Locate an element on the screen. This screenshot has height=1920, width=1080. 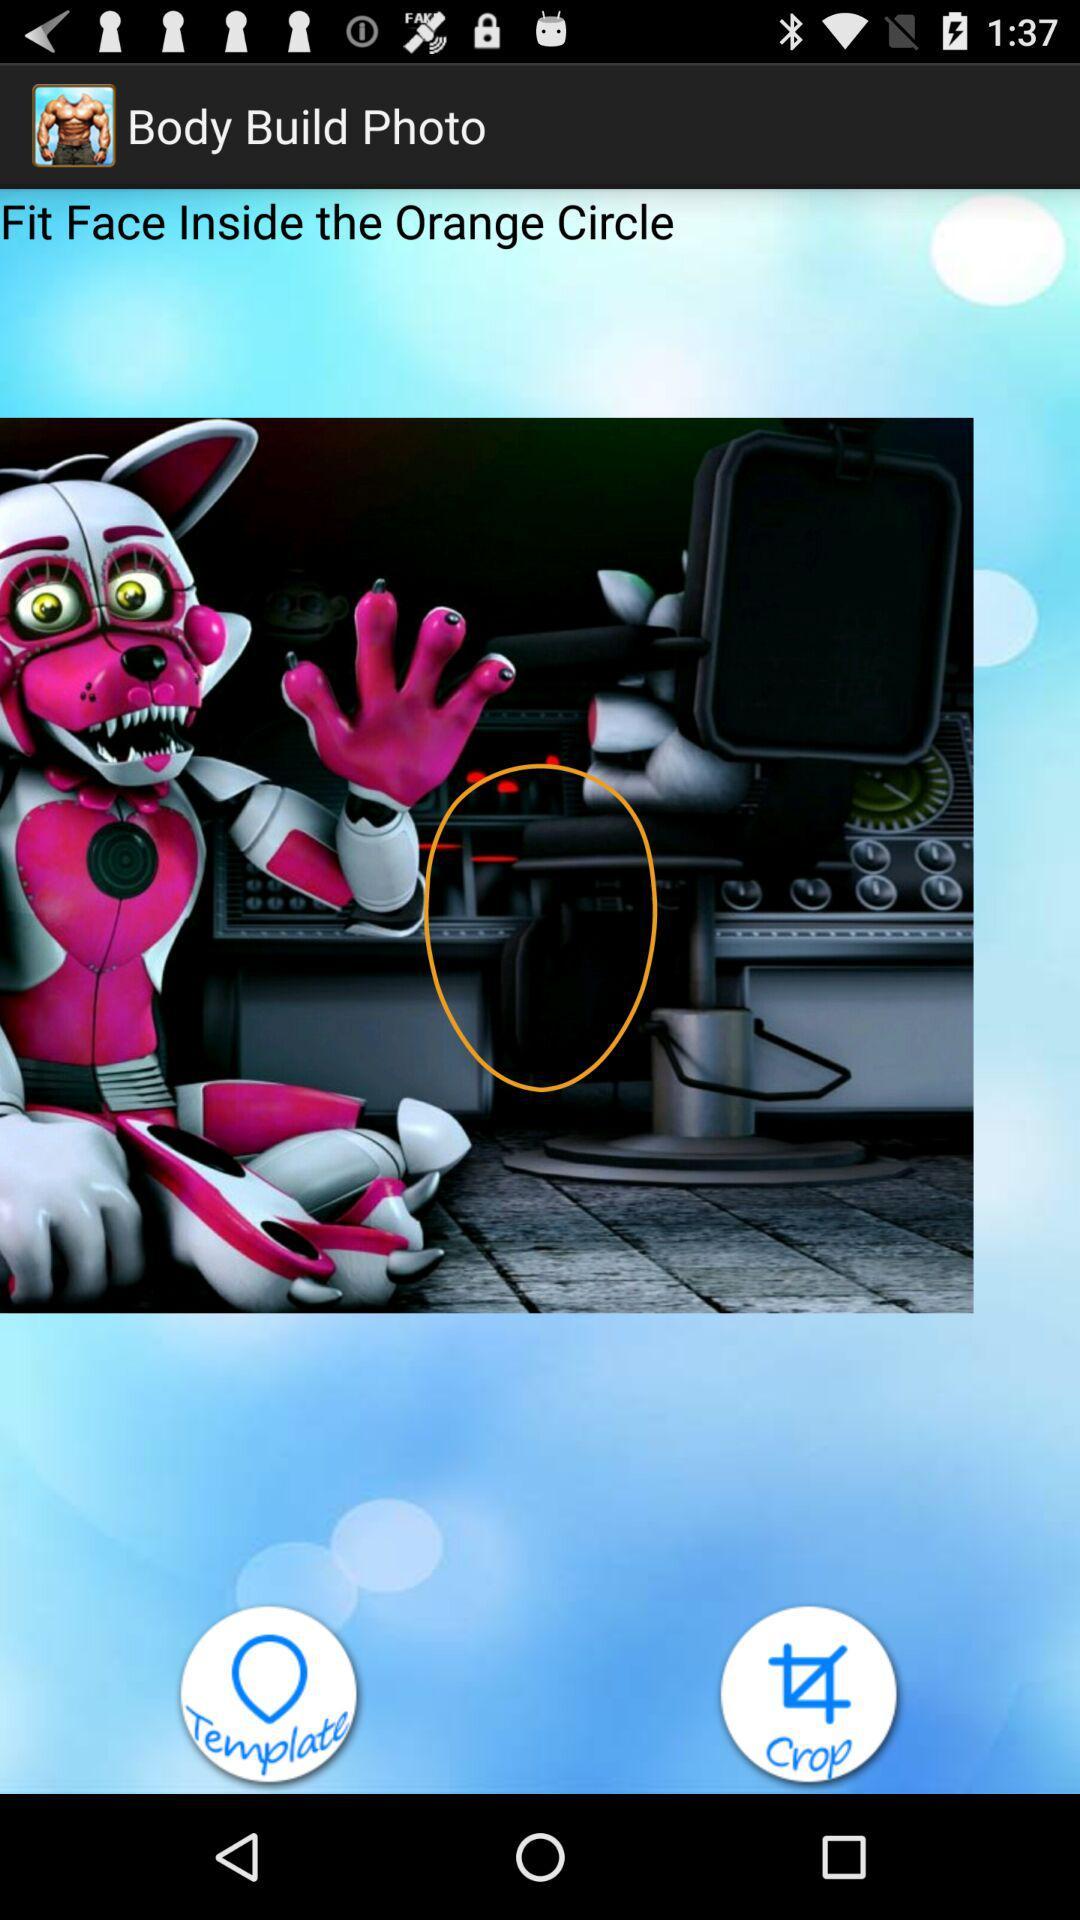
switch template option is located at coordinates (270, 1696).